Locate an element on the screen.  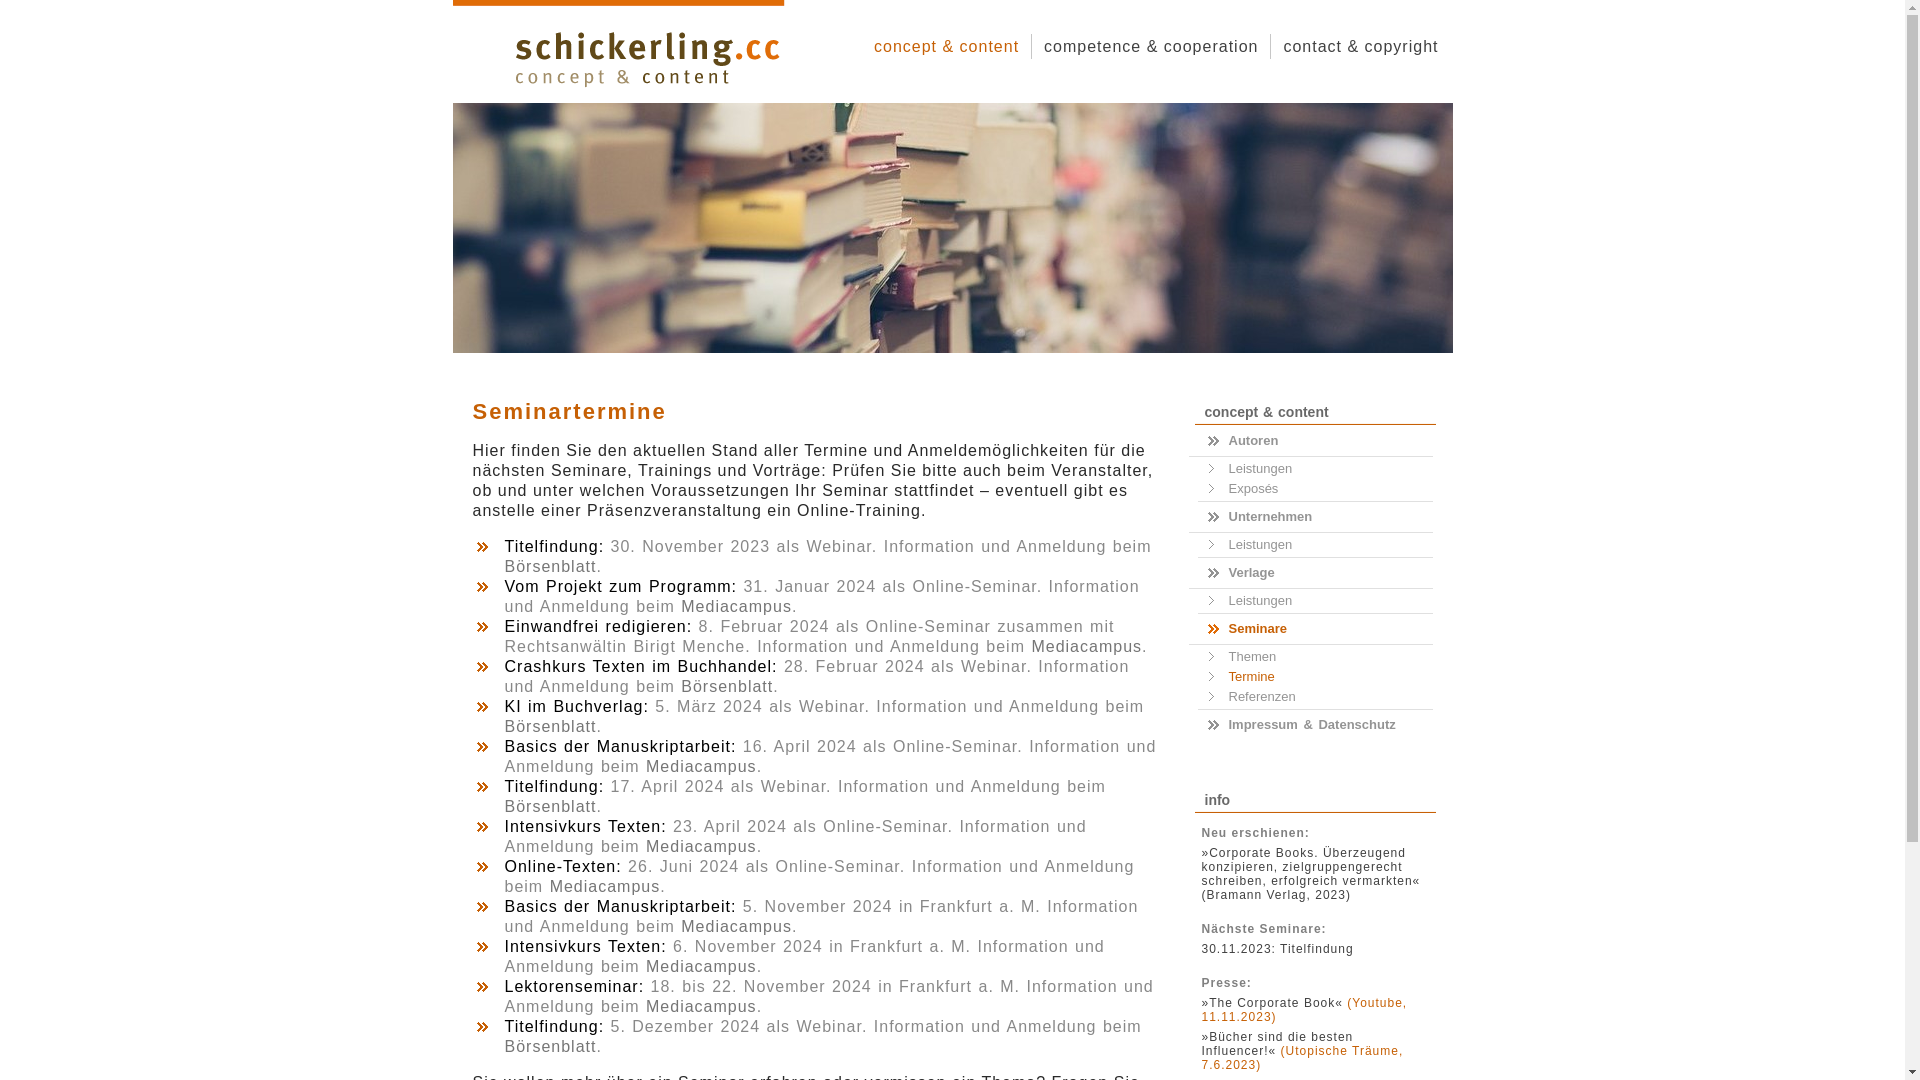
'Mediacampus' is located at coordinates (735, 926).